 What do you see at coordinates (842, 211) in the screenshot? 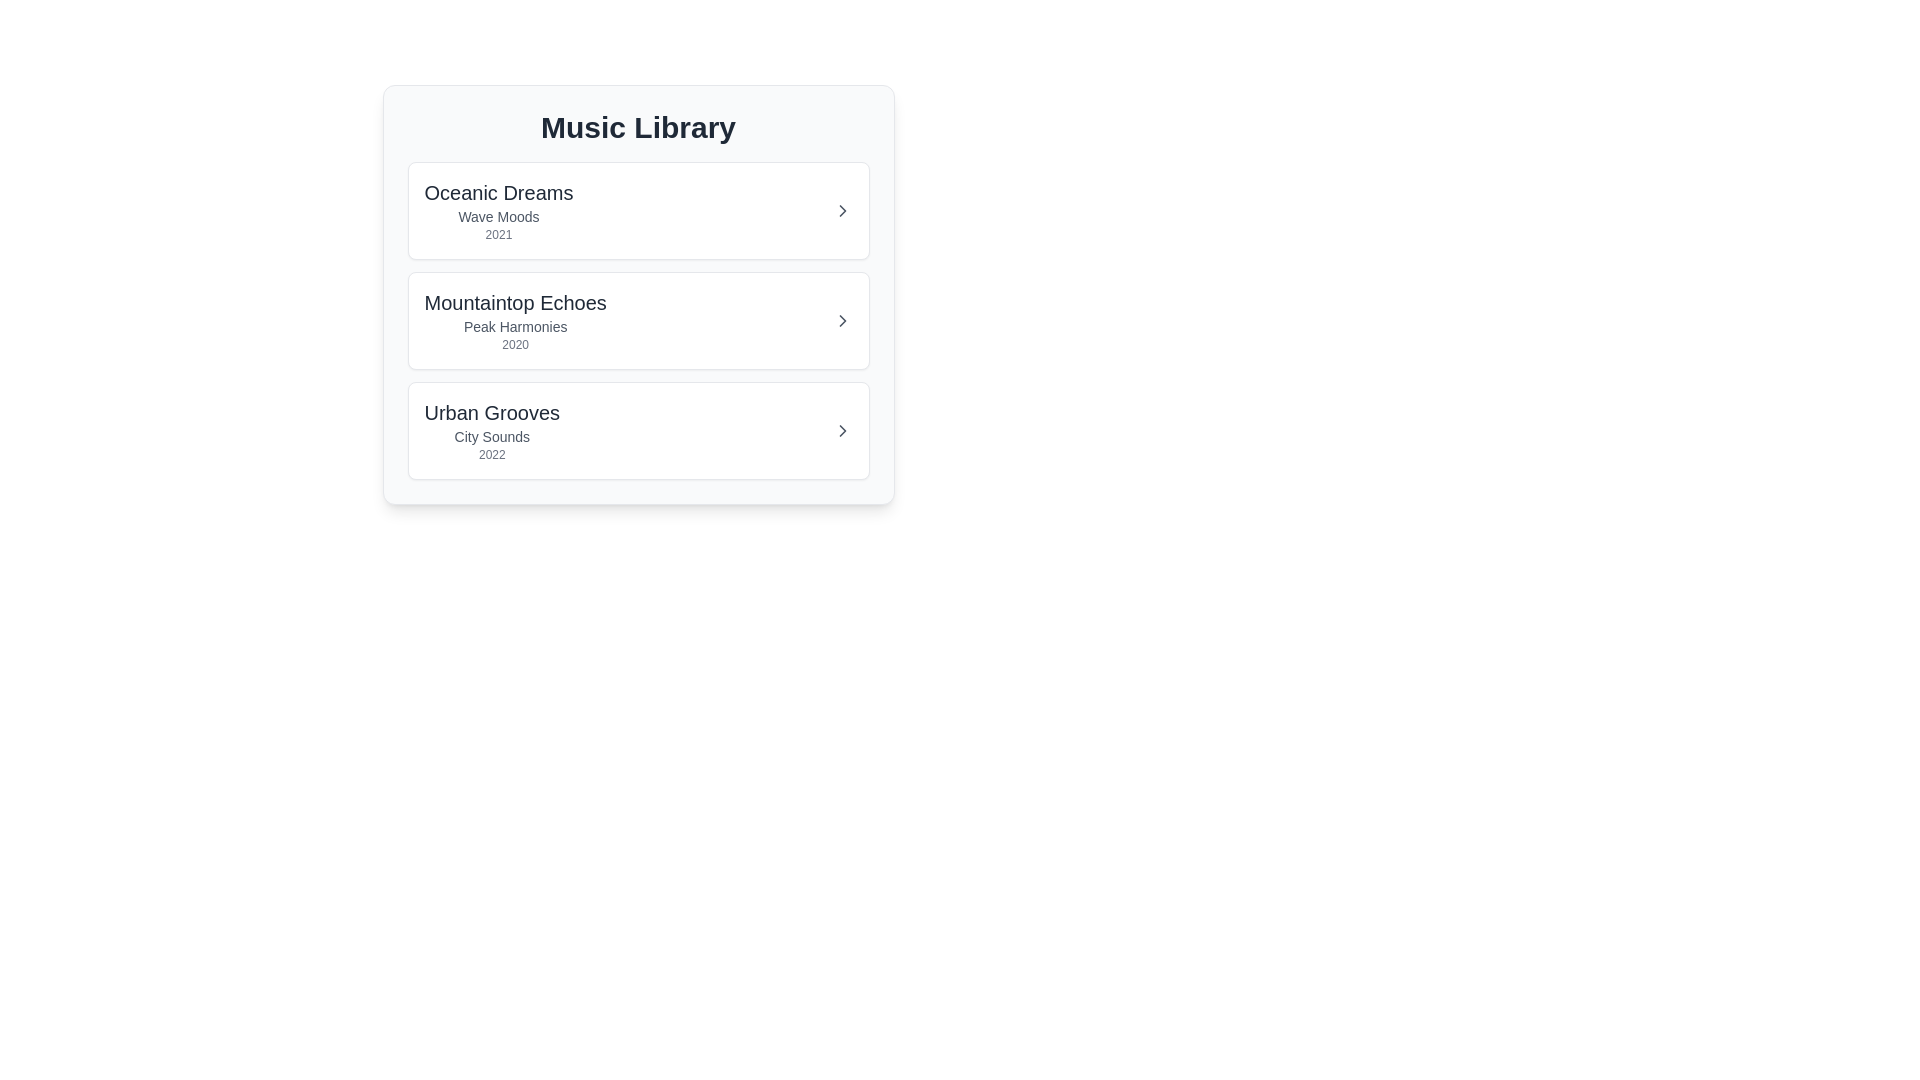
I see `expand button for the album item with the name Oceanic Dreams` at bounding box center [842, 211].